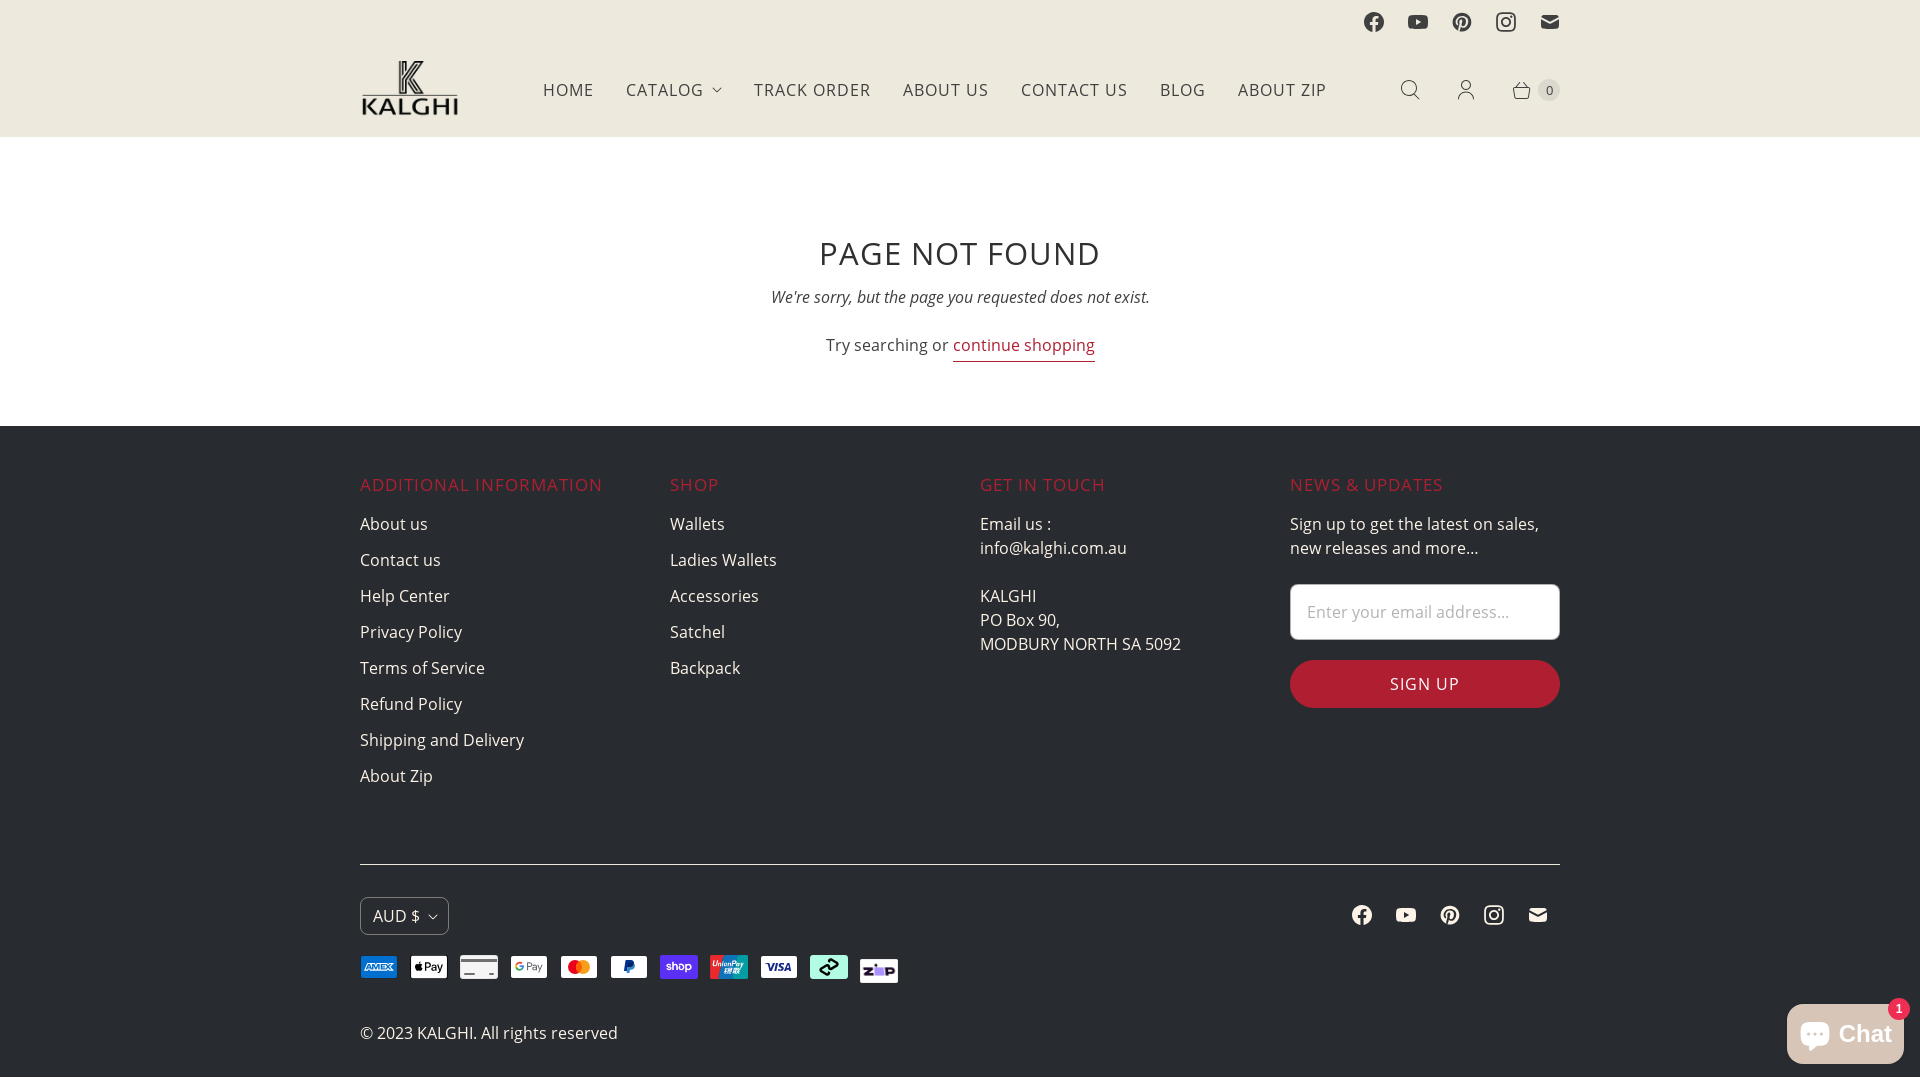 The height and width of the screenshot is (1080, 1920). What do you see at coordinates (1525, 88) in the screenshot?
I see `'0'` at bounding box center [1525, 88].